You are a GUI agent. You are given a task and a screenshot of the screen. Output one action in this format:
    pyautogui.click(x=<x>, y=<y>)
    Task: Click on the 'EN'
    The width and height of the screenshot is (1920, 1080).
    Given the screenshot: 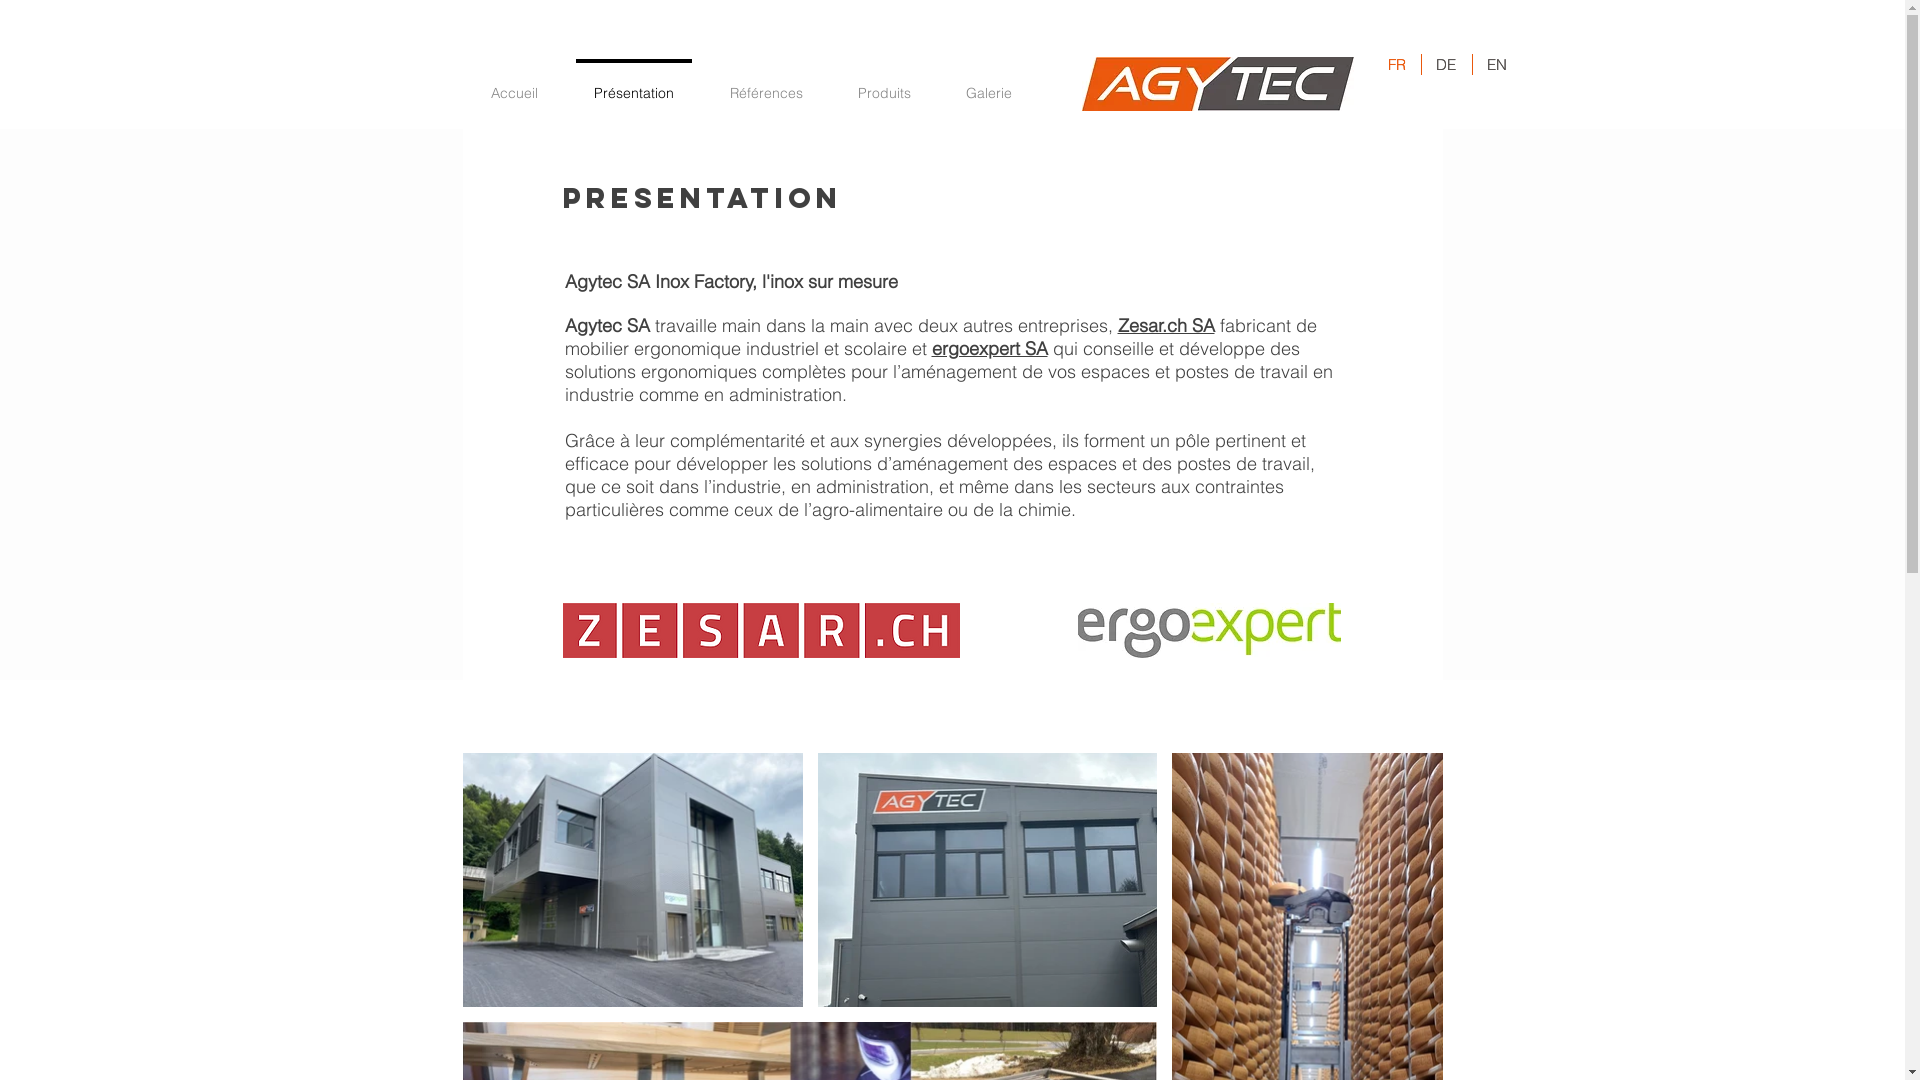 What is the action you would take?
    pyautogui.click(x=1472, y=63)
    